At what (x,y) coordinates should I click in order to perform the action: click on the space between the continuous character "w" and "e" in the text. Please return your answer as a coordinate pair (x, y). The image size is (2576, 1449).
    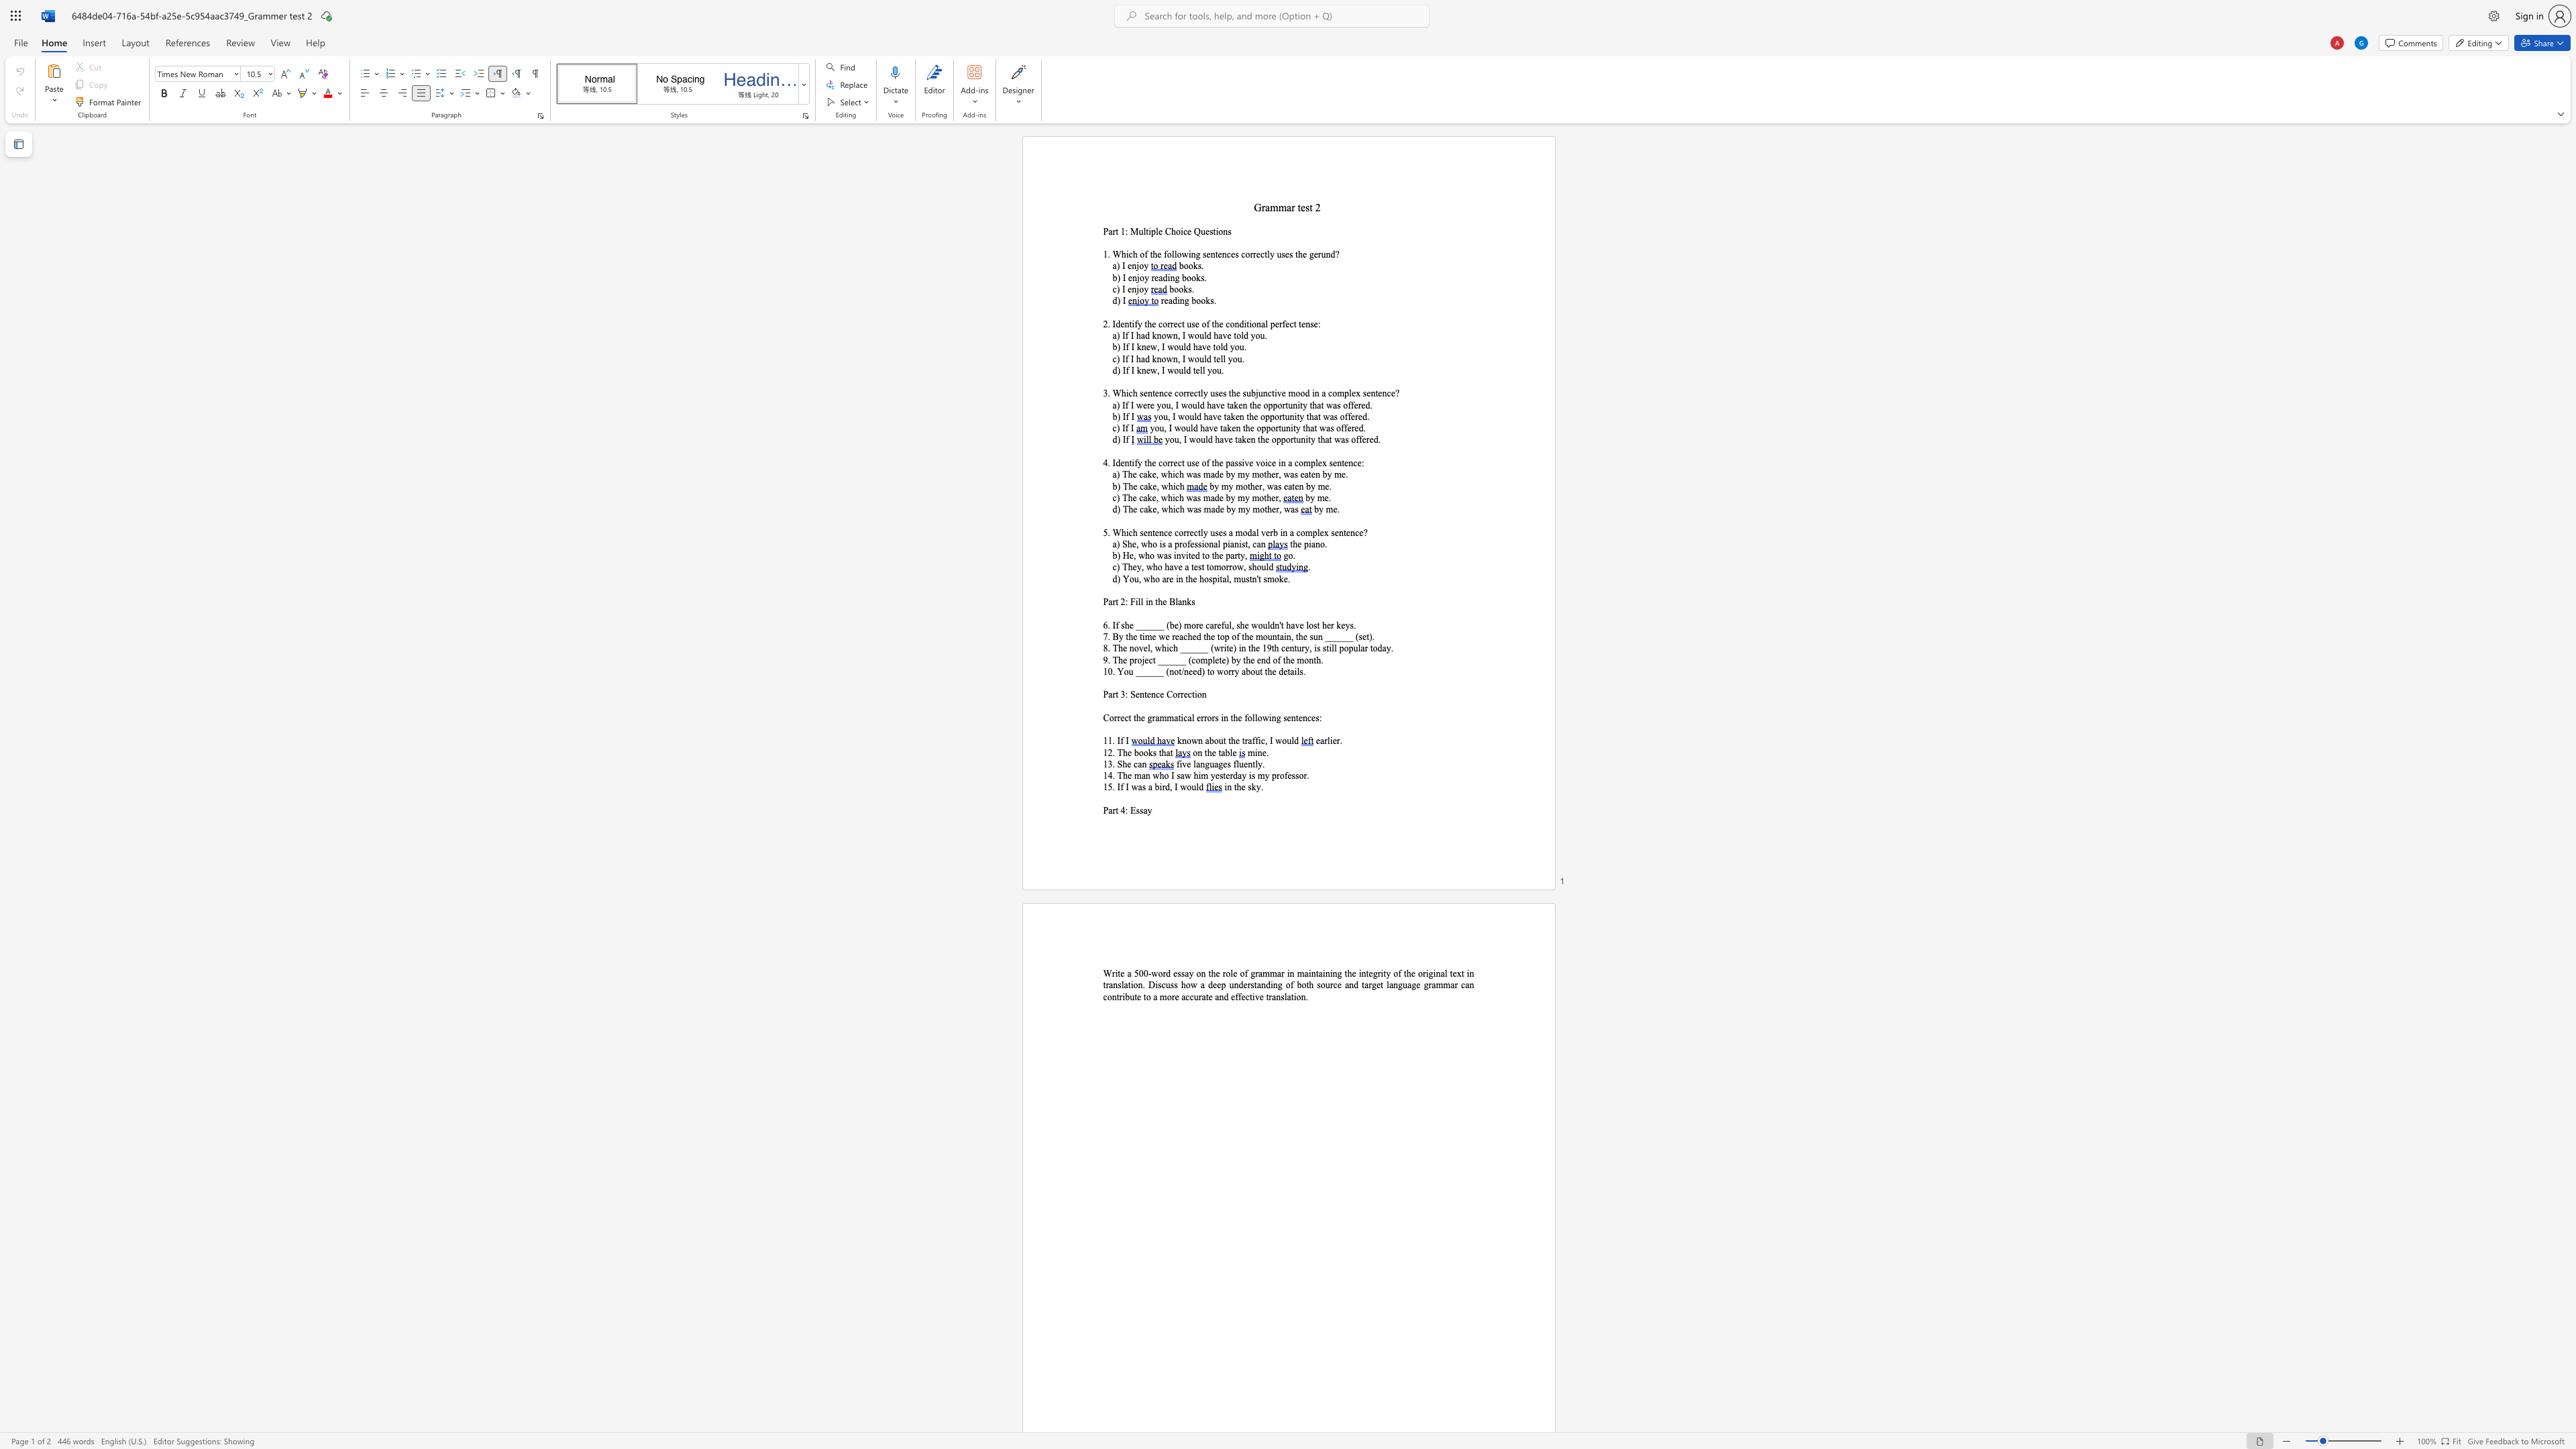
    Looking at the image, I should click on (1141, 405).